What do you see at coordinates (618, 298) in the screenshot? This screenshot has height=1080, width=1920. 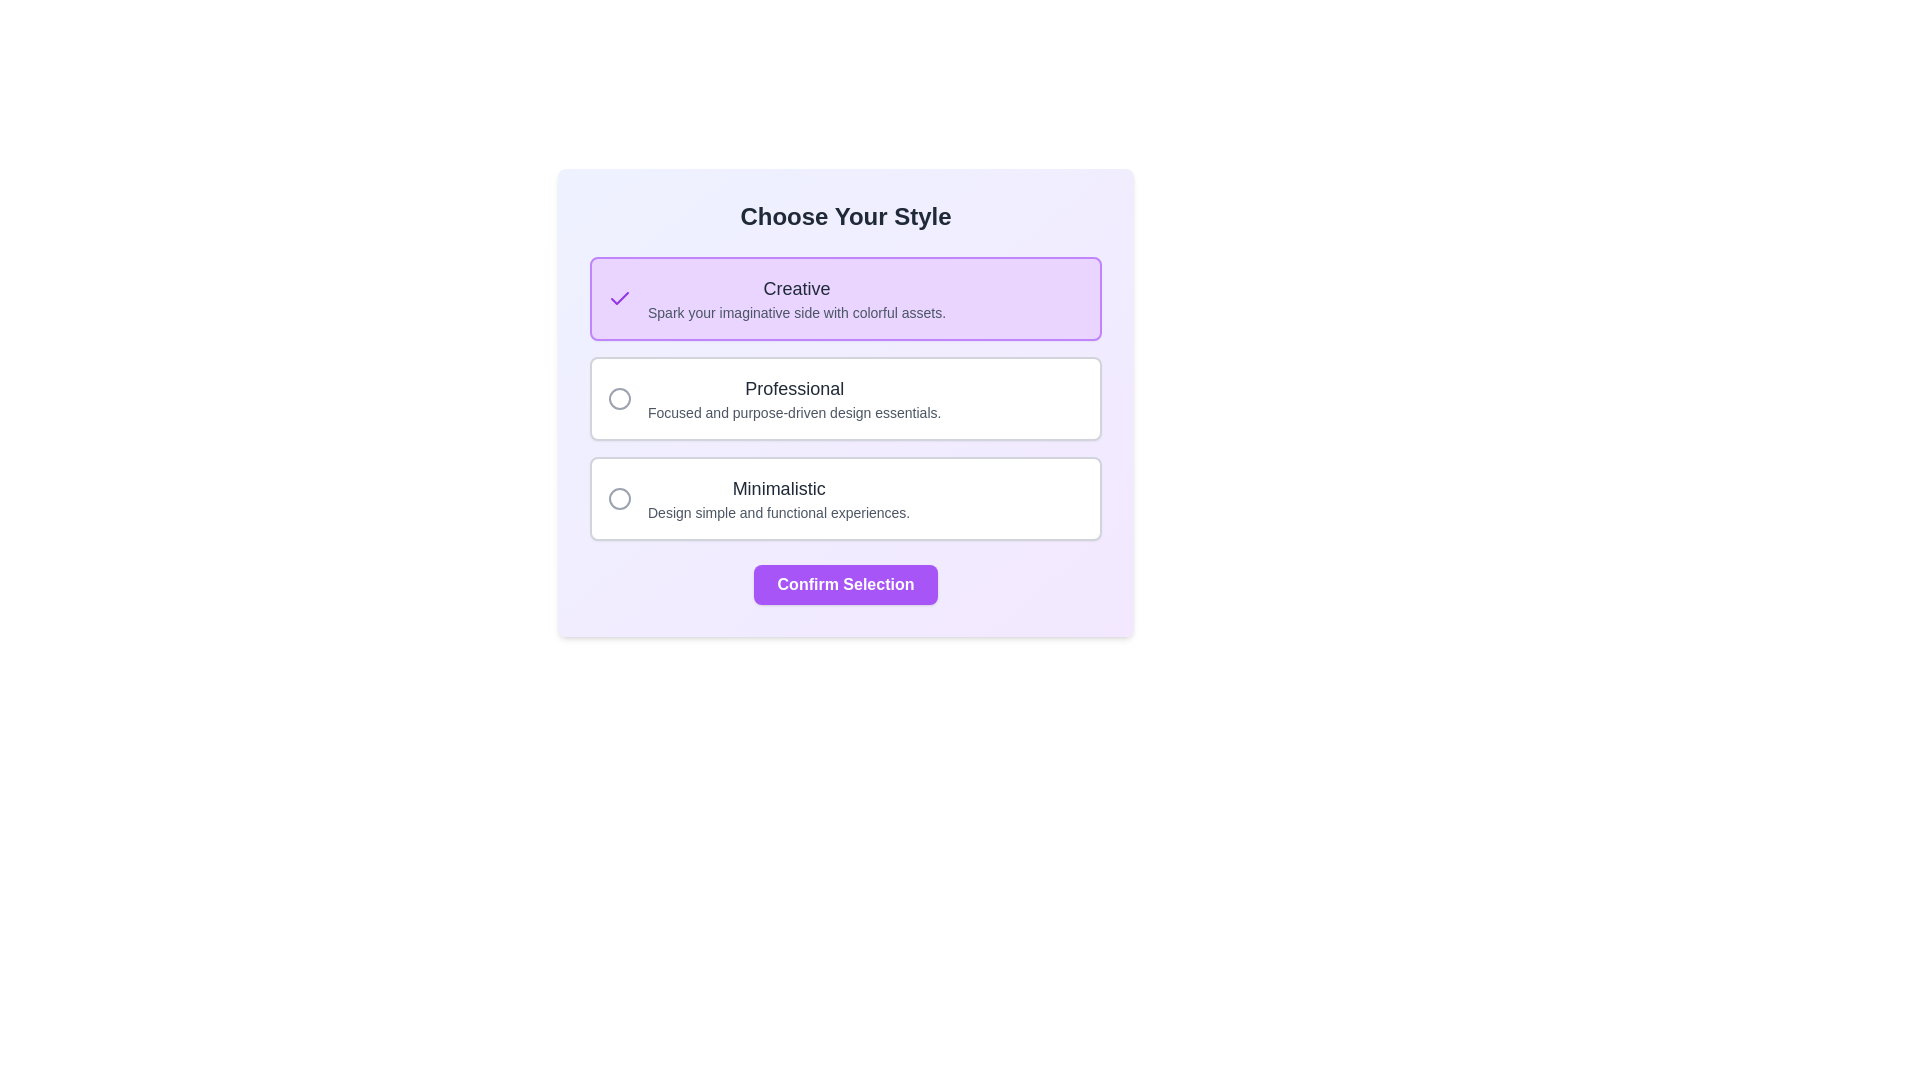 I see `the triangular checkmark graphic with a purple stroke located in the upper-left side of the 'Creative' option in the selection interface` at bounding box center [618, 298].